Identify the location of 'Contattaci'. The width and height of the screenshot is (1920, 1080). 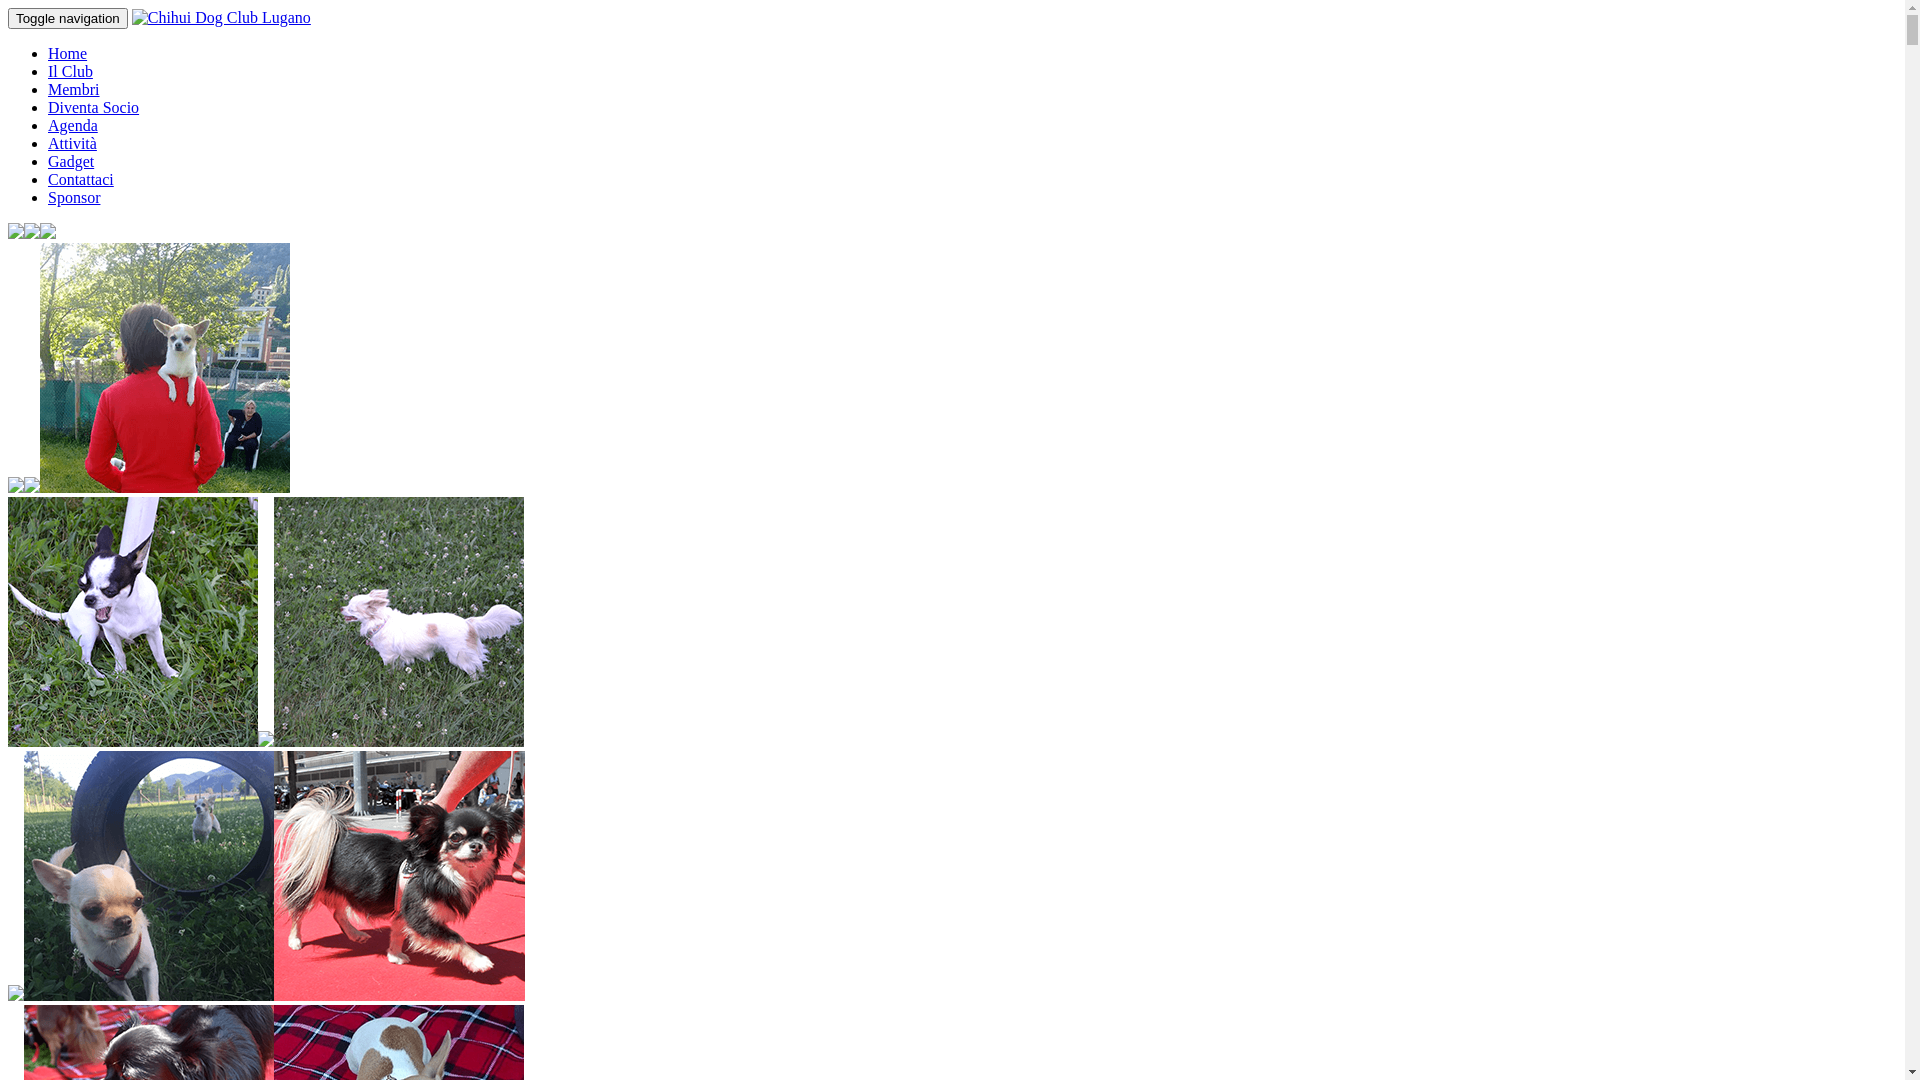
(80, 178).